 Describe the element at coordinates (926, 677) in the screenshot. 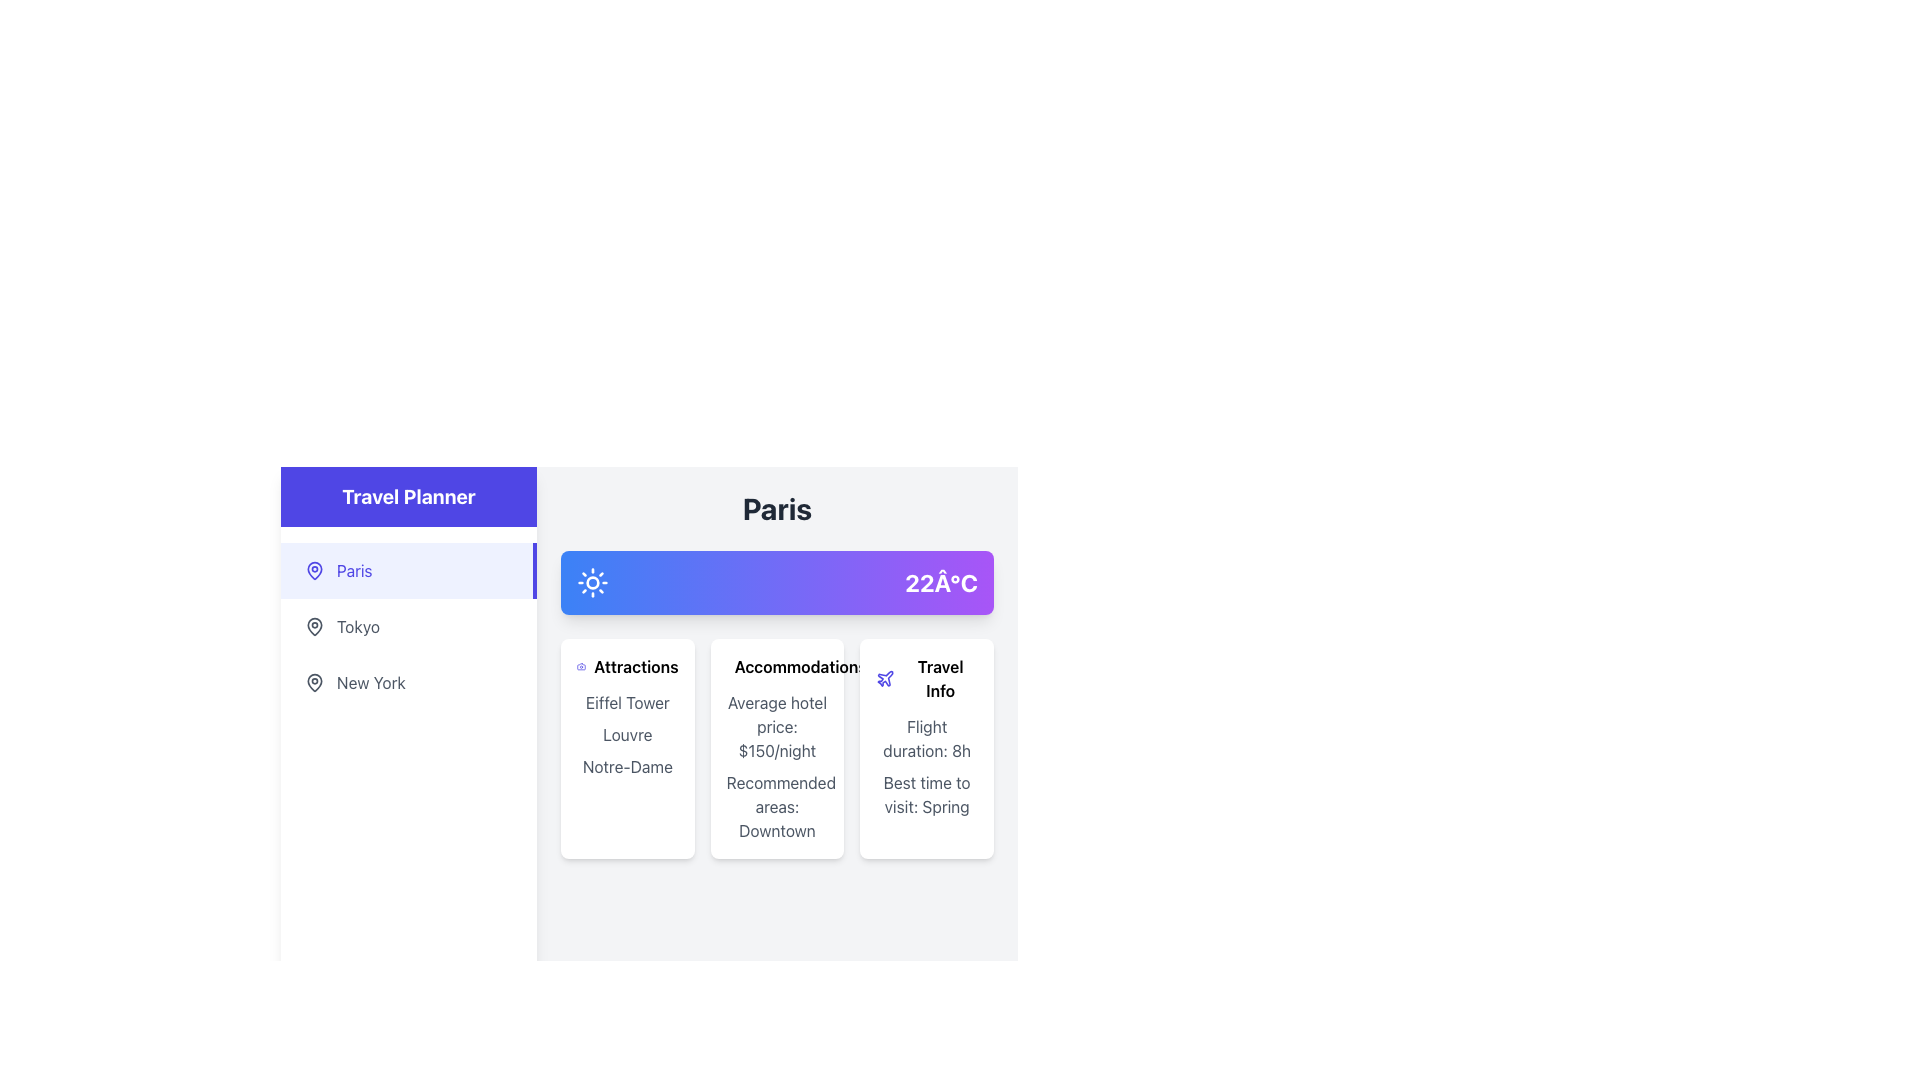

I see `the header label indicating 'Travel Info'` at that location.